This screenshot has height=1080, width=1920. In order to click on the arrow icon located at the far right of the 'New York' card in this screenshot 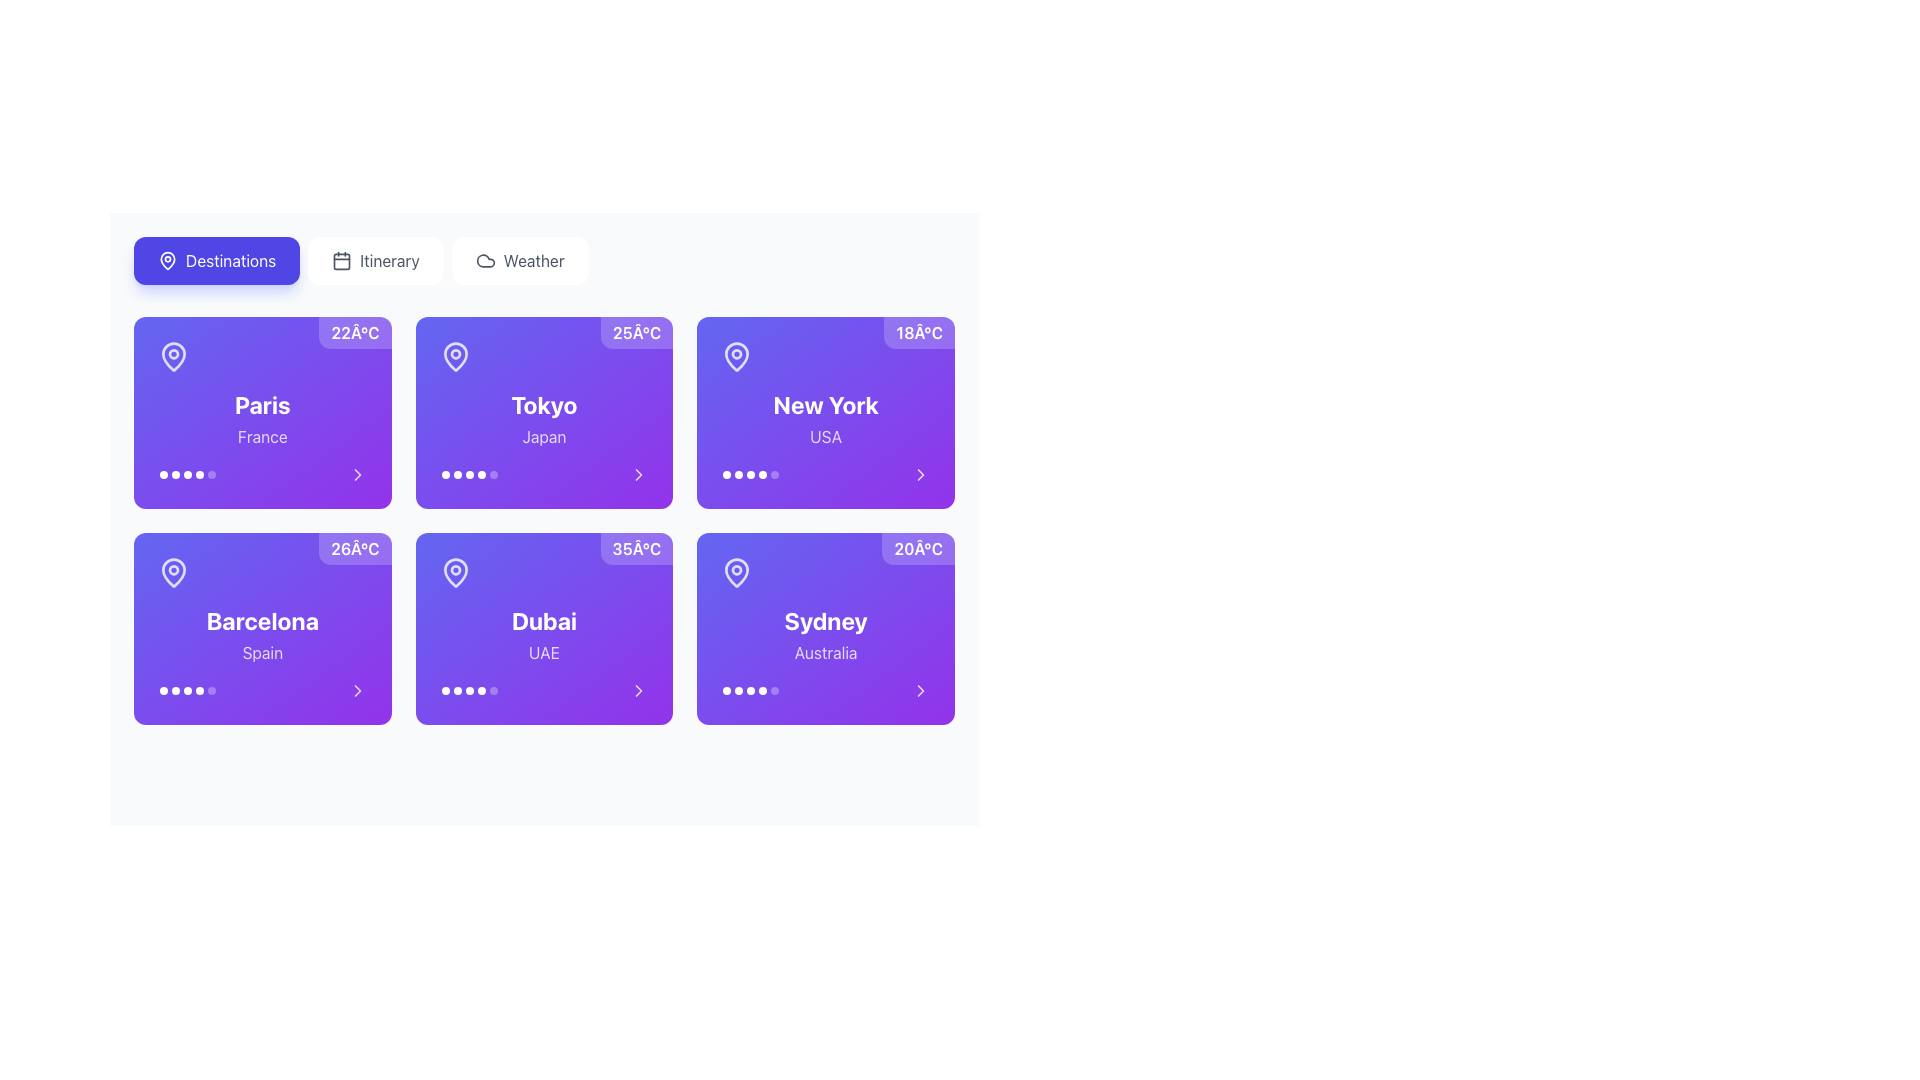, I will do `click(920, 474)`.